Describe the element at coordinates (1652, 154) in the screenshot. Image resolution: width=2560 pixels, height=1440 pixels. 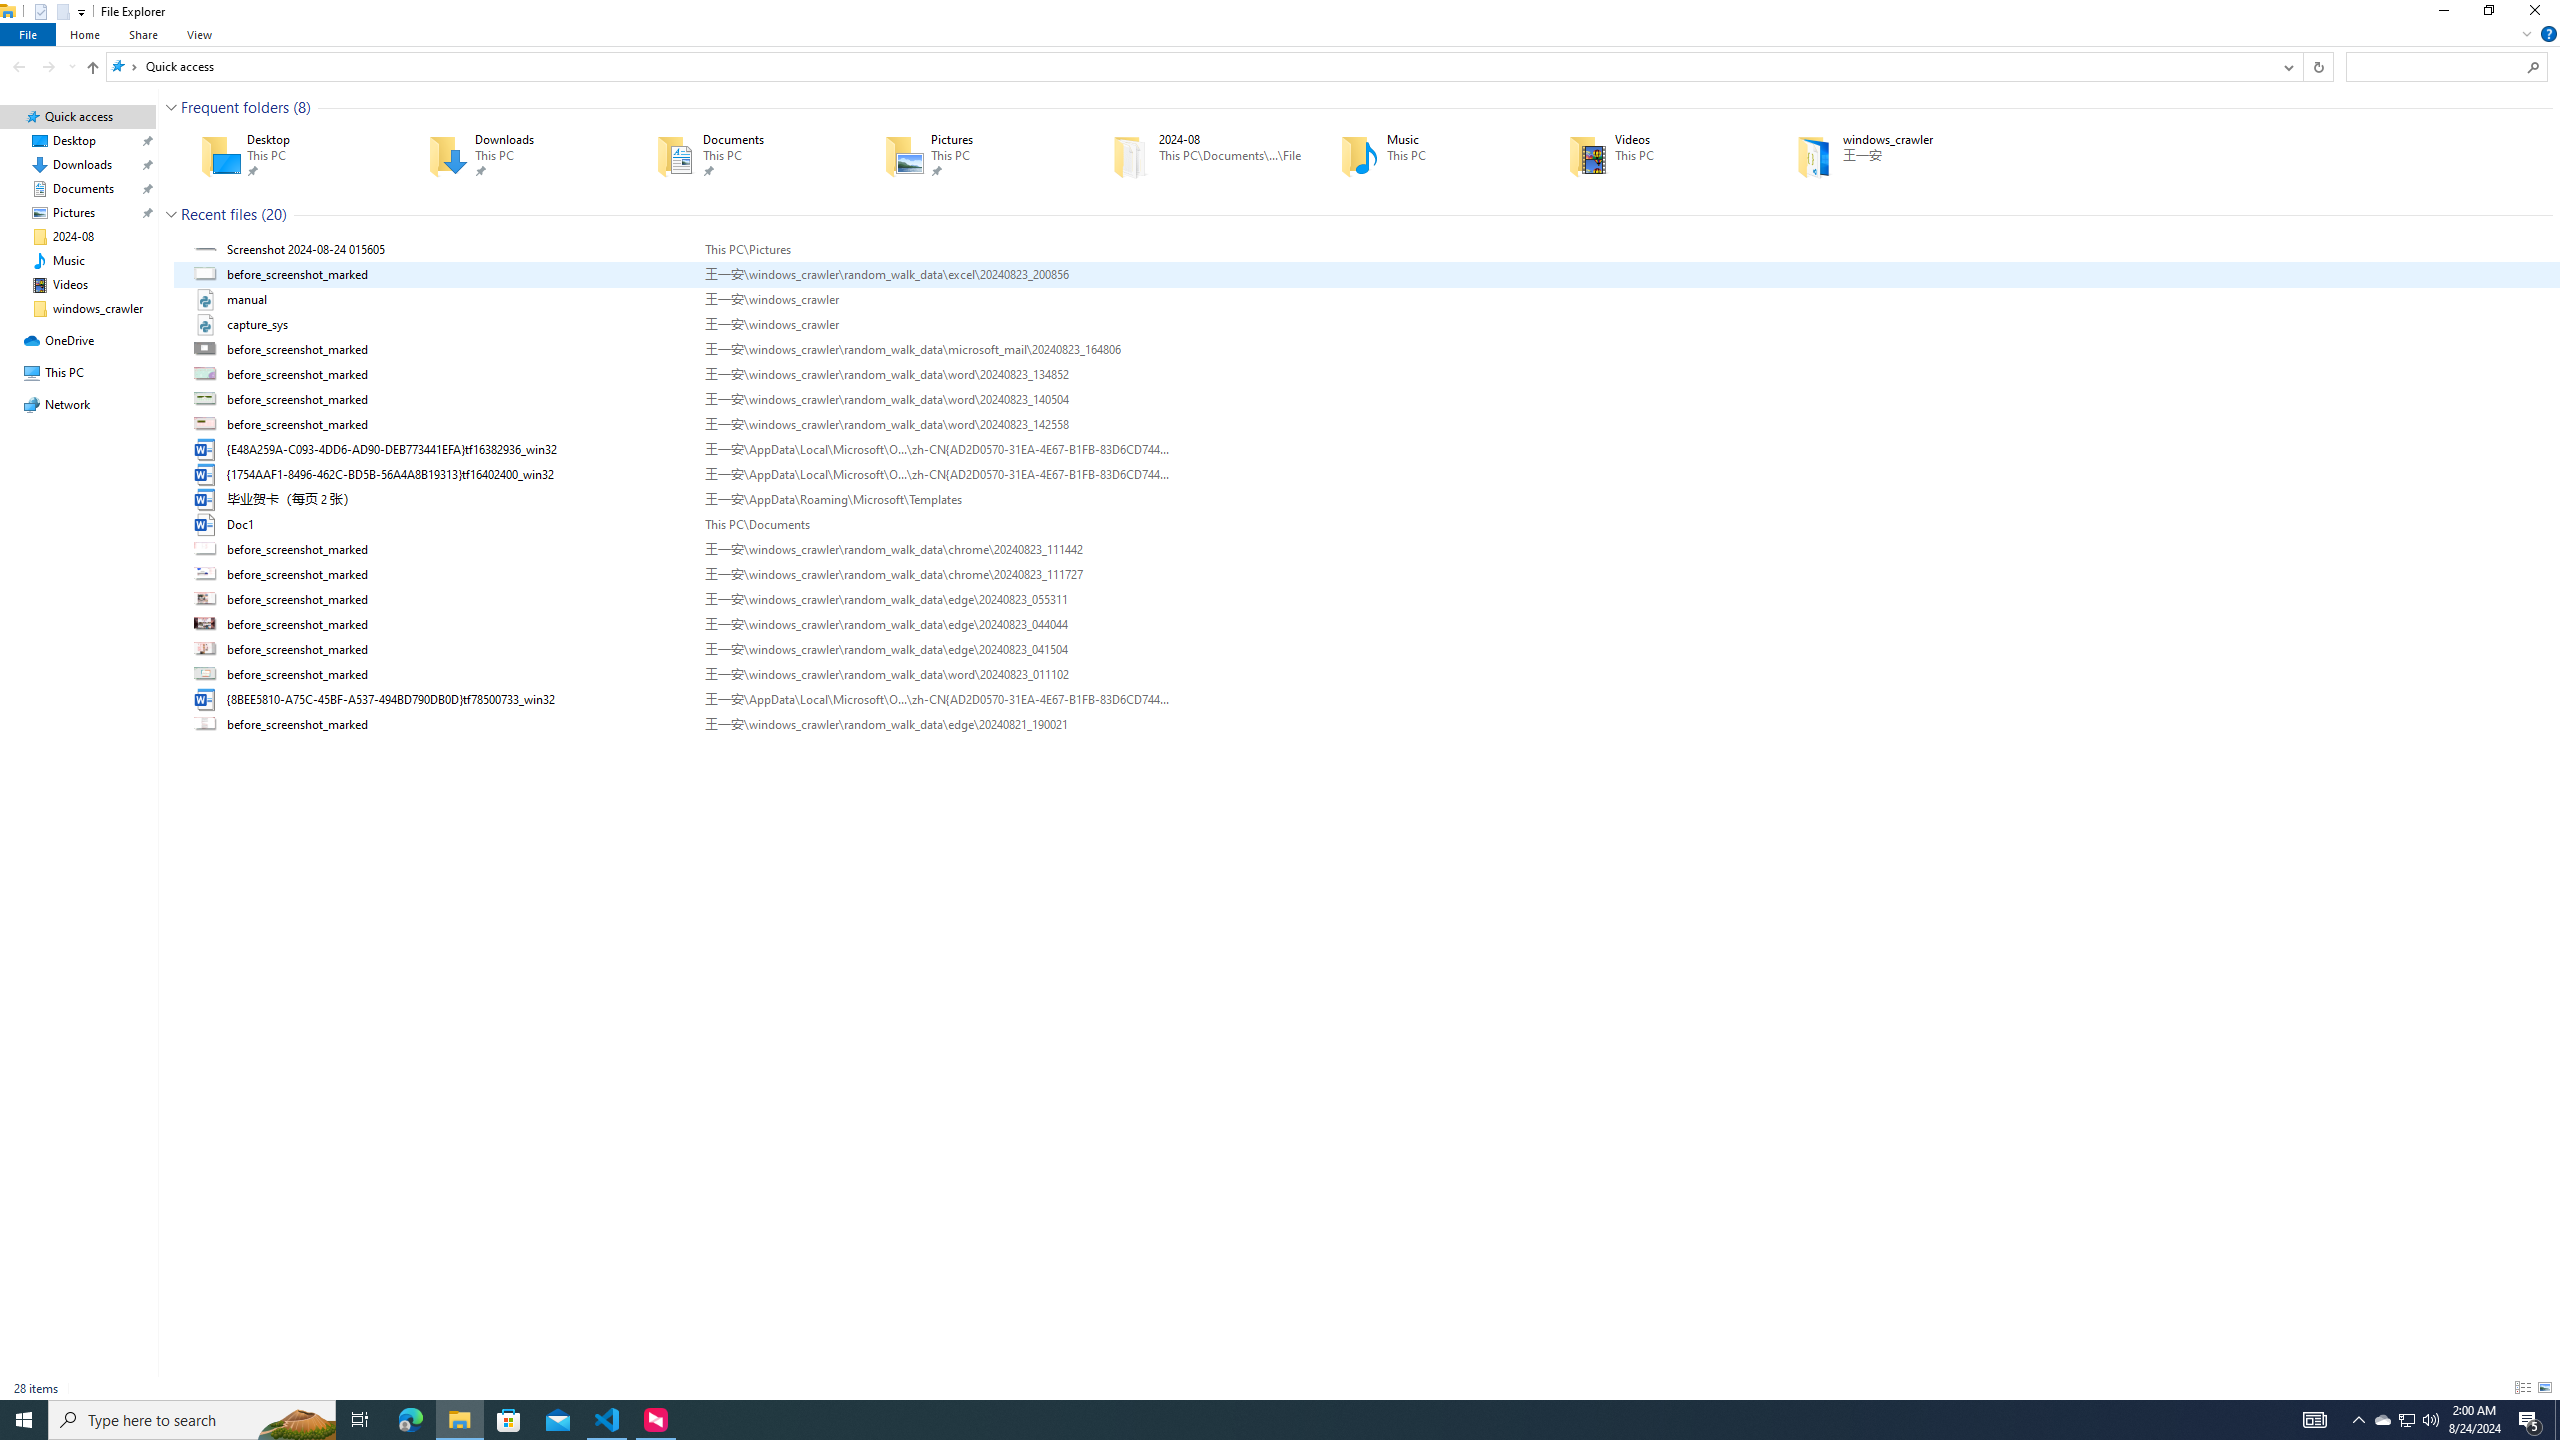
I see `'Videos'` at that location.